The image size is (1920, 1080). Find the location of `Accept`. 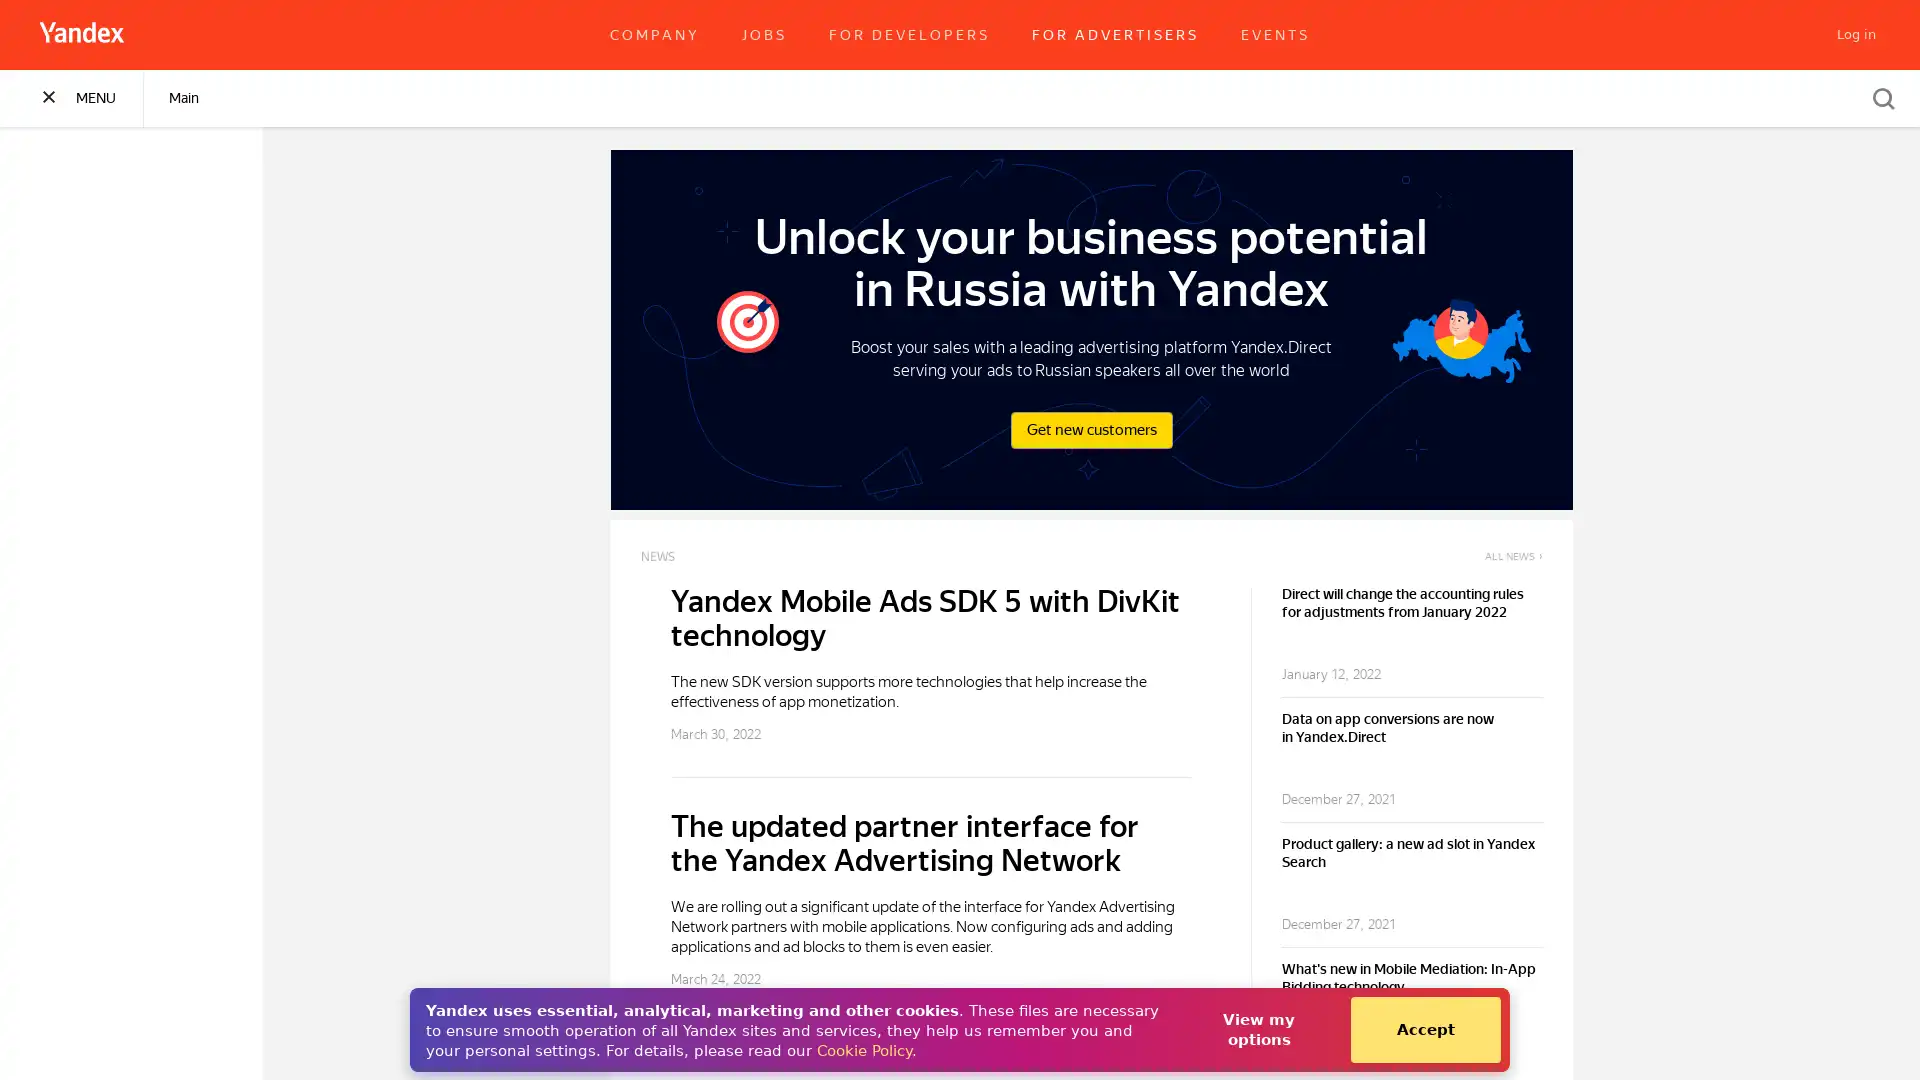

Accept is located at coordinates (1424, 1029).